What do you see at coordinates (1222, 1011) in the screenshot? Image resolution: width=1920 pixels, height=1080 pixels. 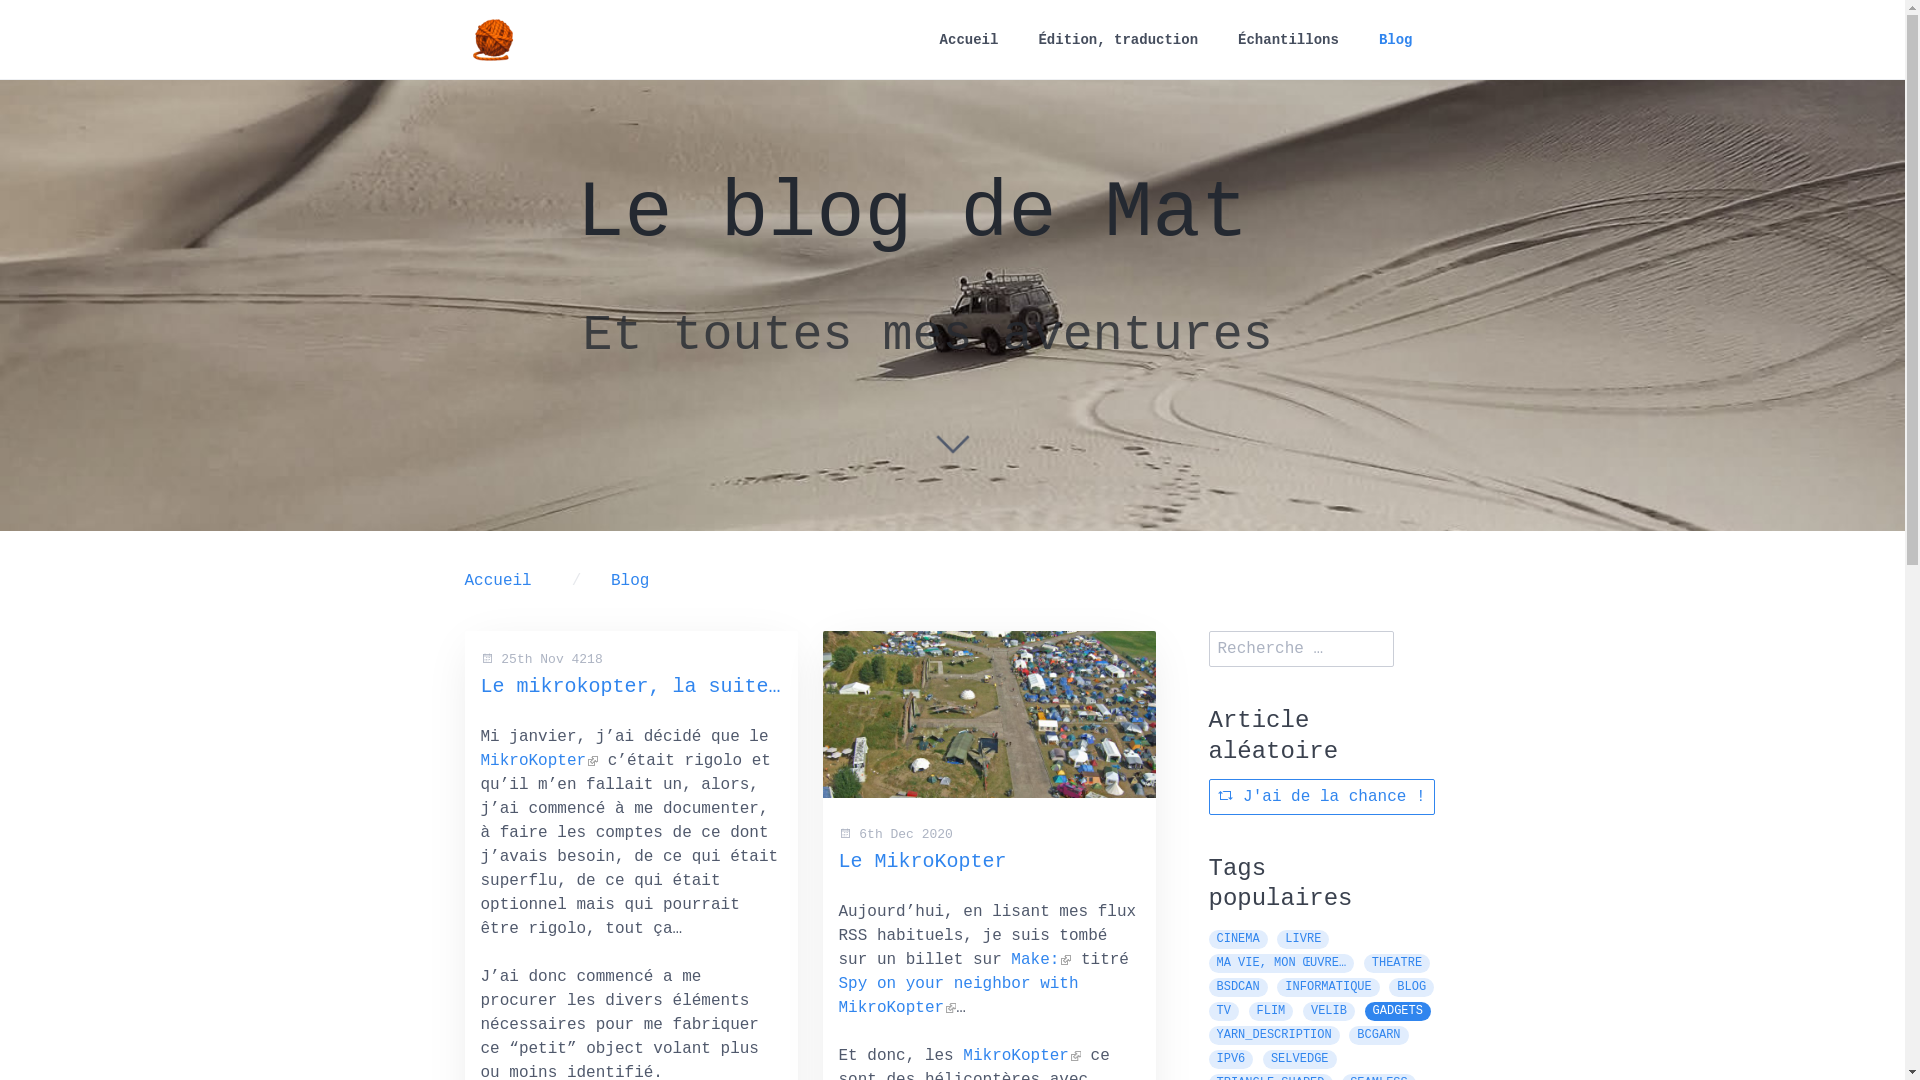 I see `'TV'` at bounding box center [1222, 1011].